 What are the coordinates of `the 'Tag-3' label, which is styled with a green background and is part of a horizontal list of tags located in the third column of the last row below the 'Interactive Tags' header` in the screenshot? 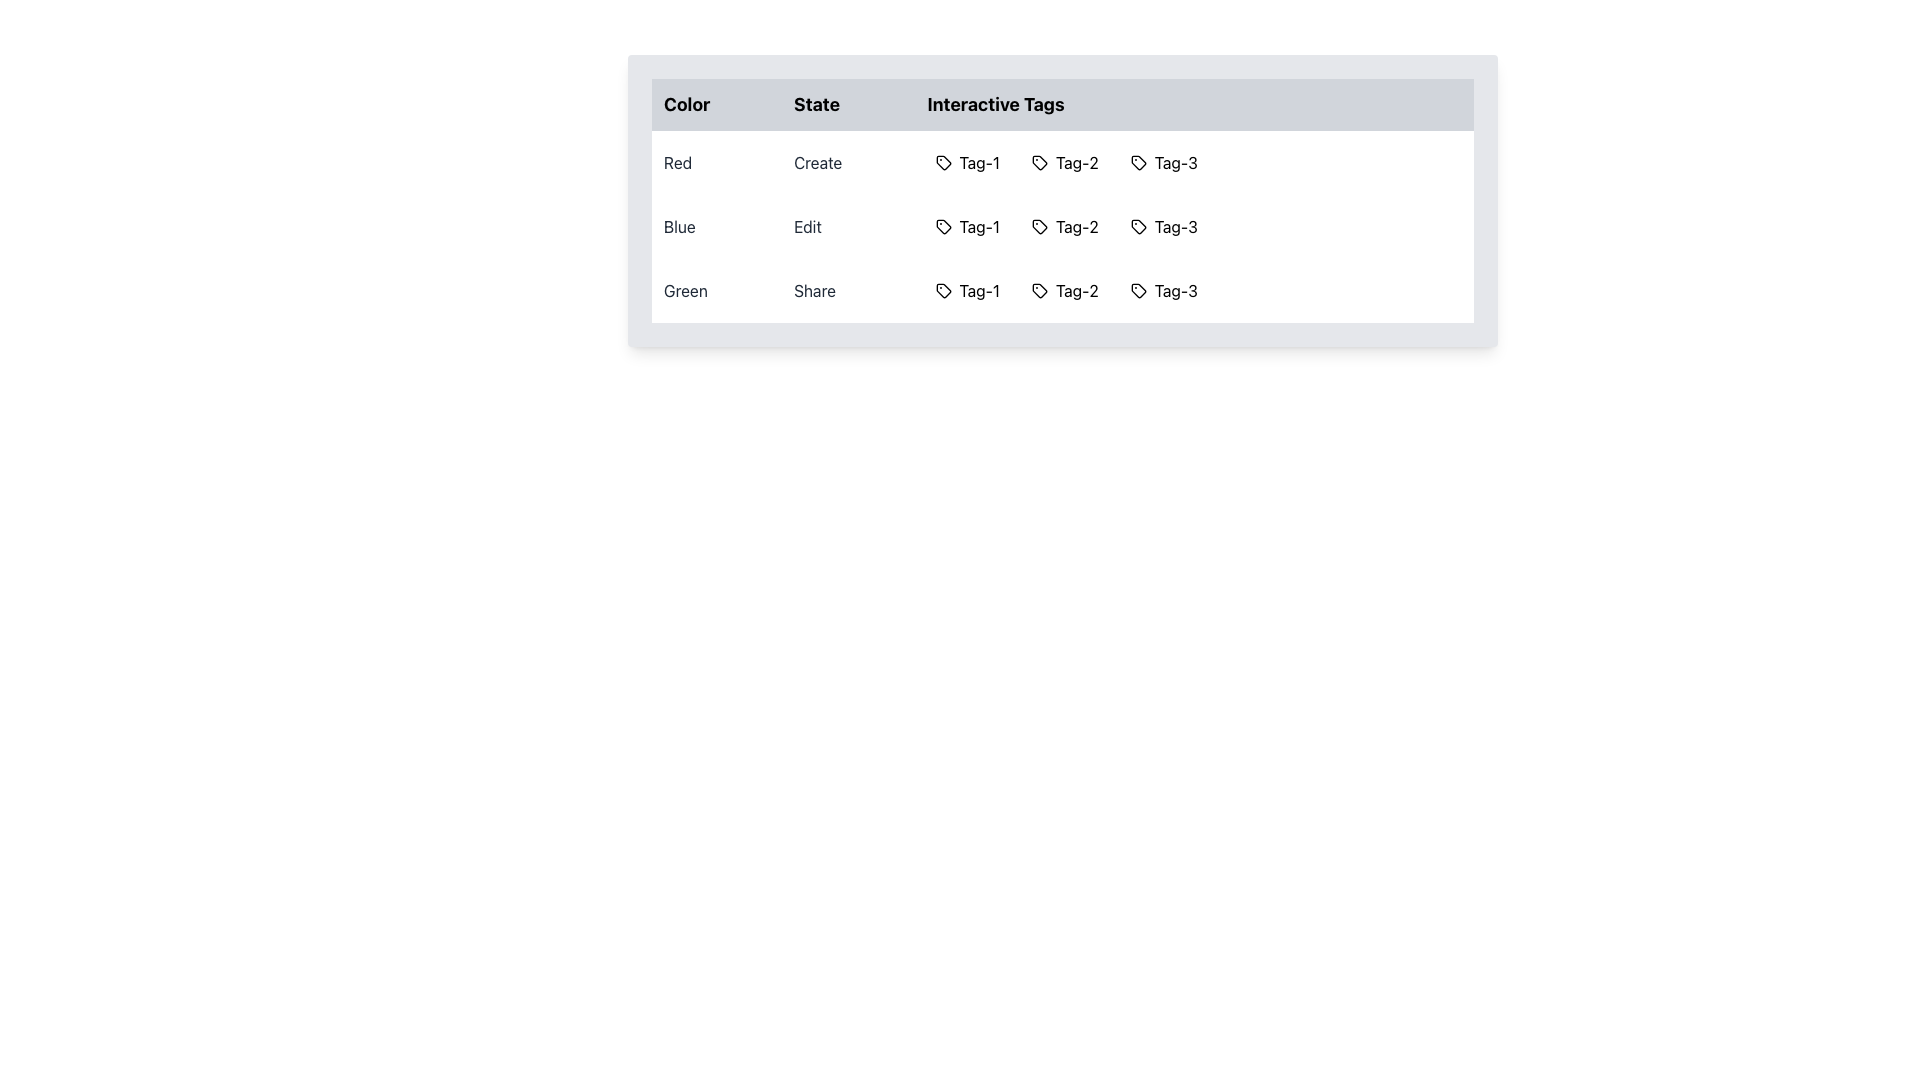 It's located at (1194, 290).